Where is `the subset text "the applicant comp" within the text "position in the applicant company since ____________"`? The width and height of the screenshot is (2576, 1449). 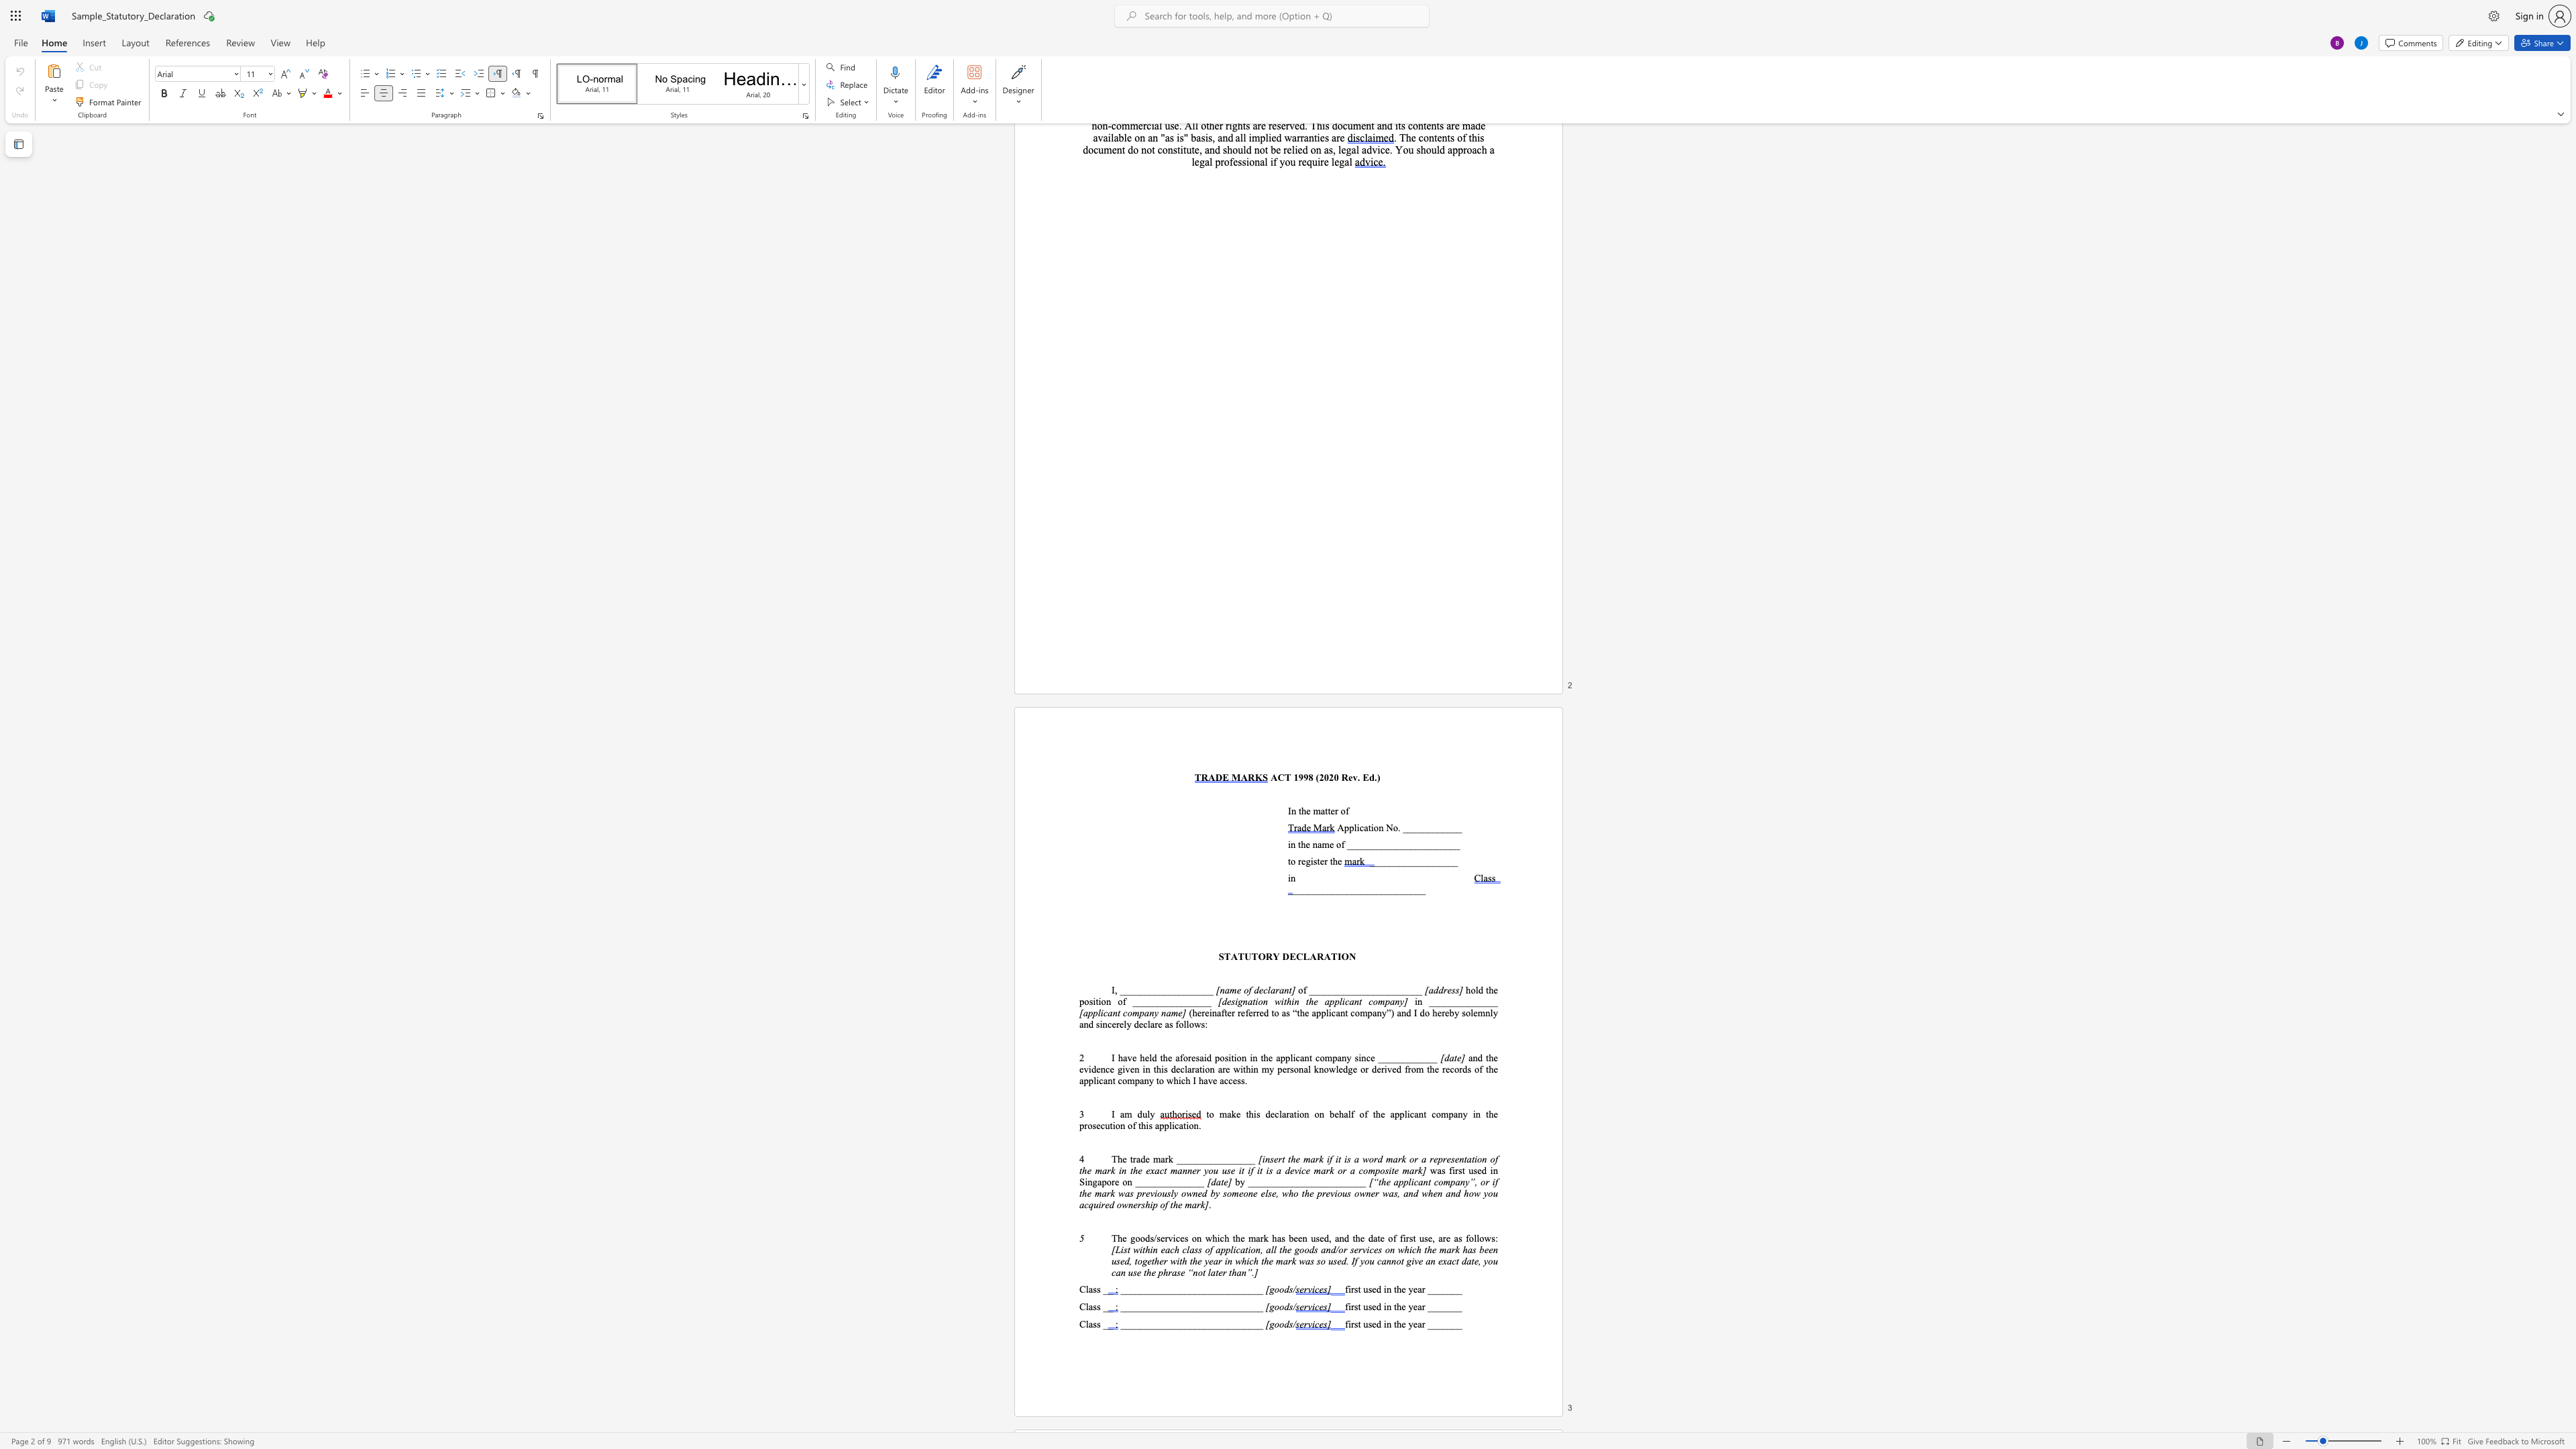 the subset text "the applicant comp" within the text "position in the applicant company since ____________" is located at coordinates (1260, 1057).